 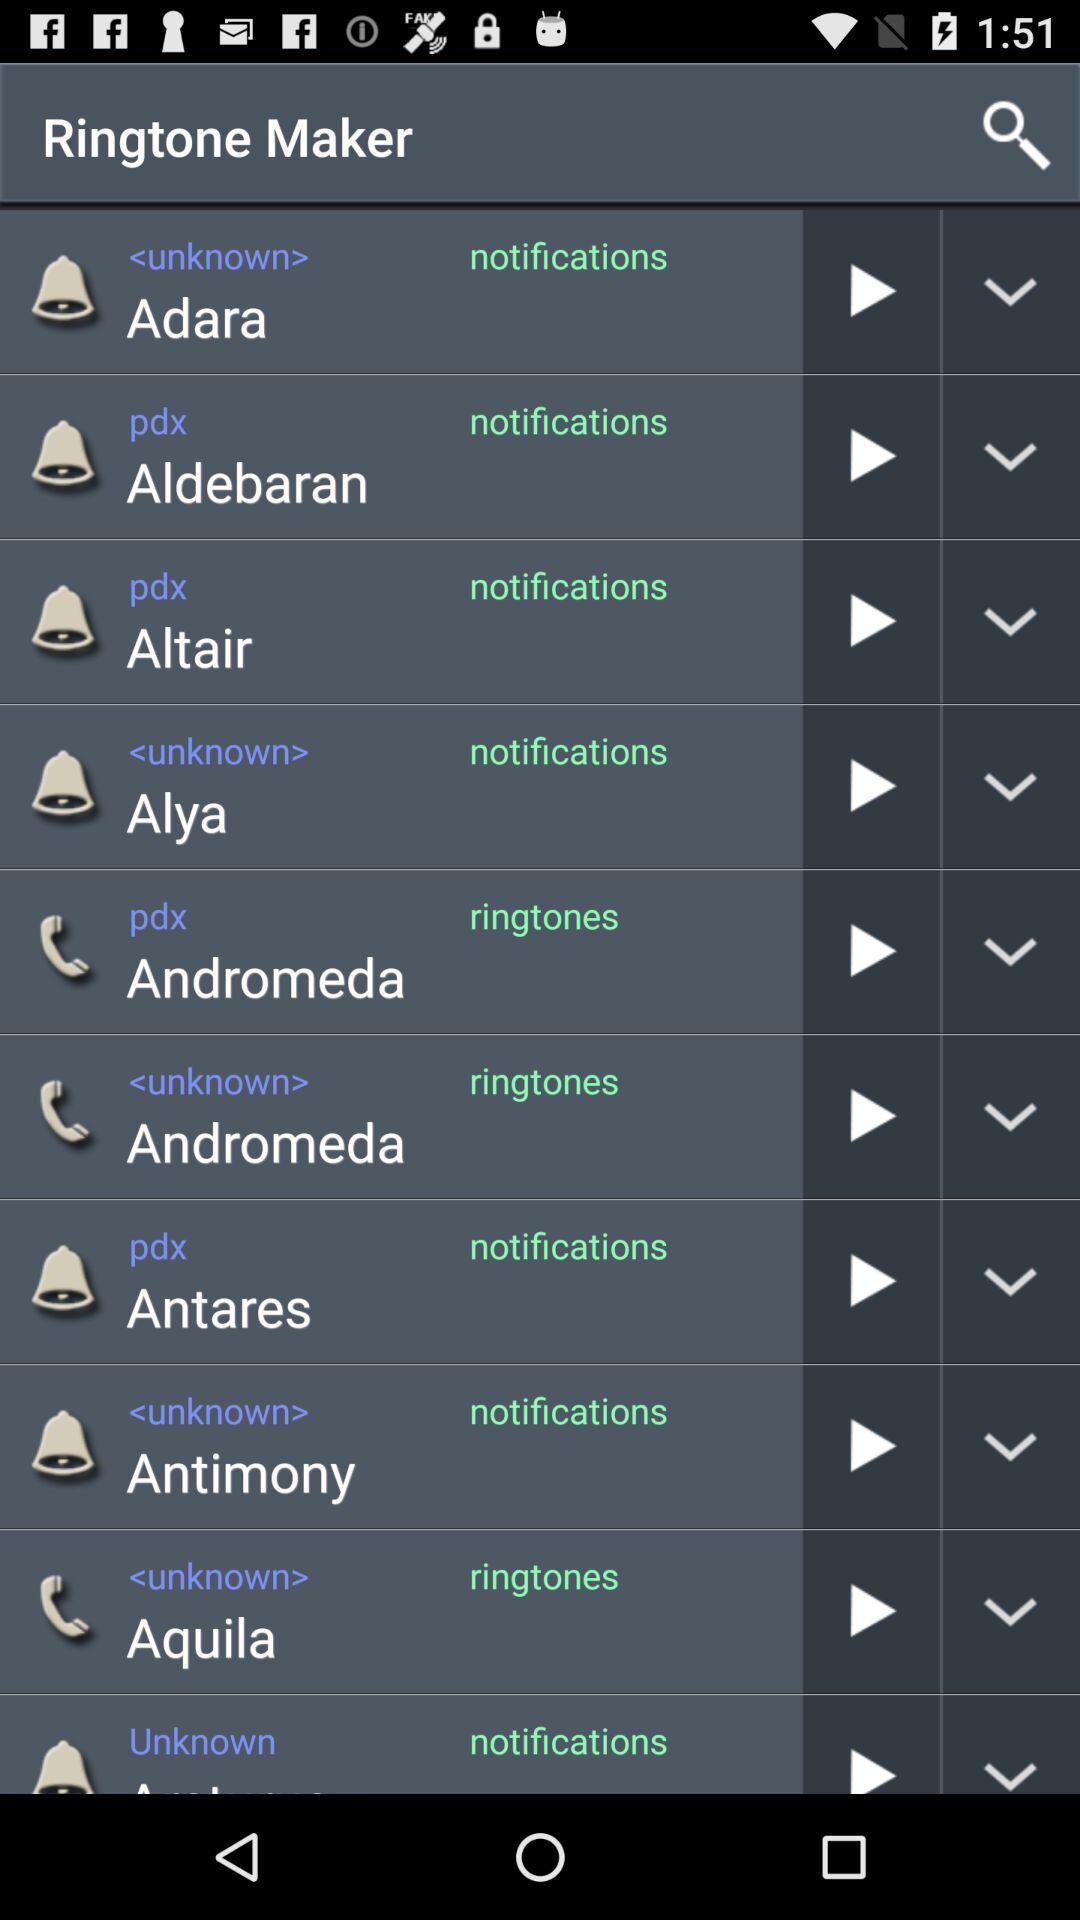 I want to click on sound, so click(x=870, y=785).